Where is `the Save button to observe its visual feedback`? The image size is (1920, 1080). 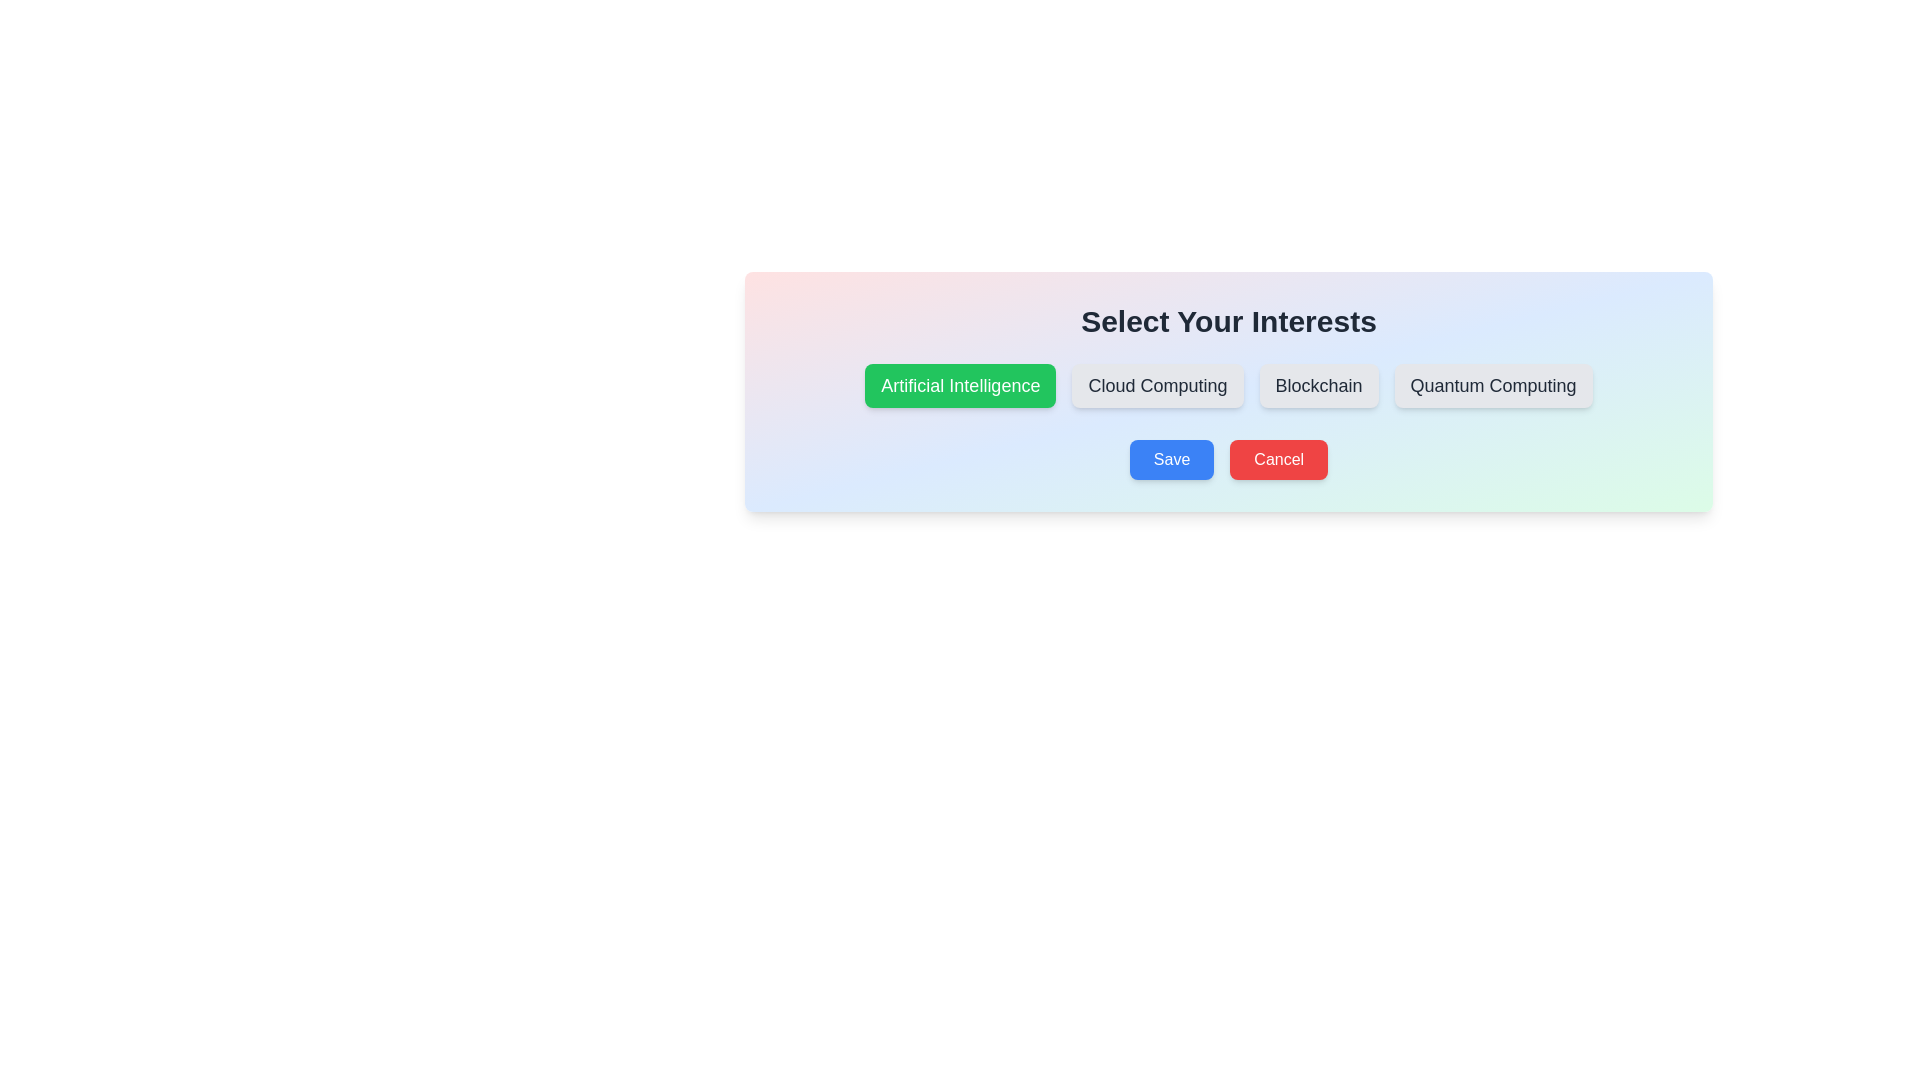
the Save button to observe its visual feedback is located at coordinates (1172, 459).